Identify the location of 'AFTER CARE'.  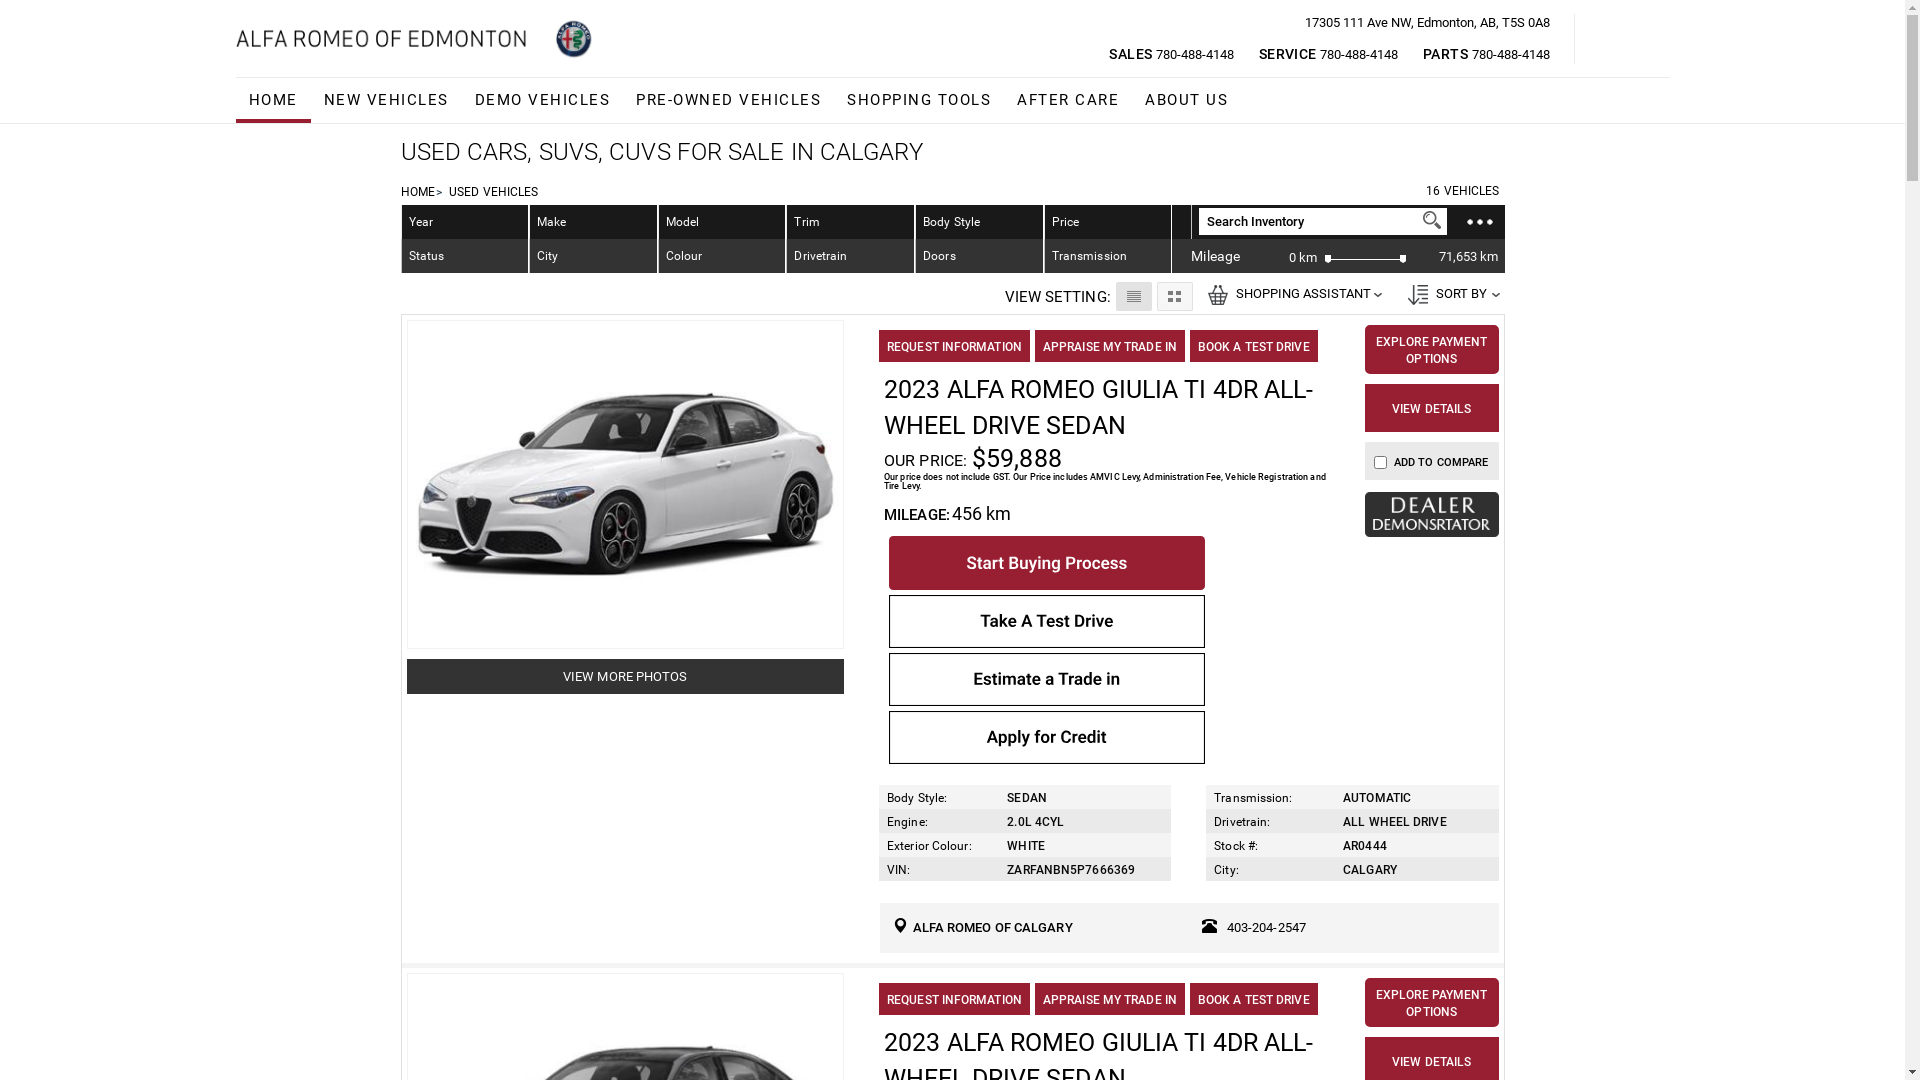
(1003, 100).